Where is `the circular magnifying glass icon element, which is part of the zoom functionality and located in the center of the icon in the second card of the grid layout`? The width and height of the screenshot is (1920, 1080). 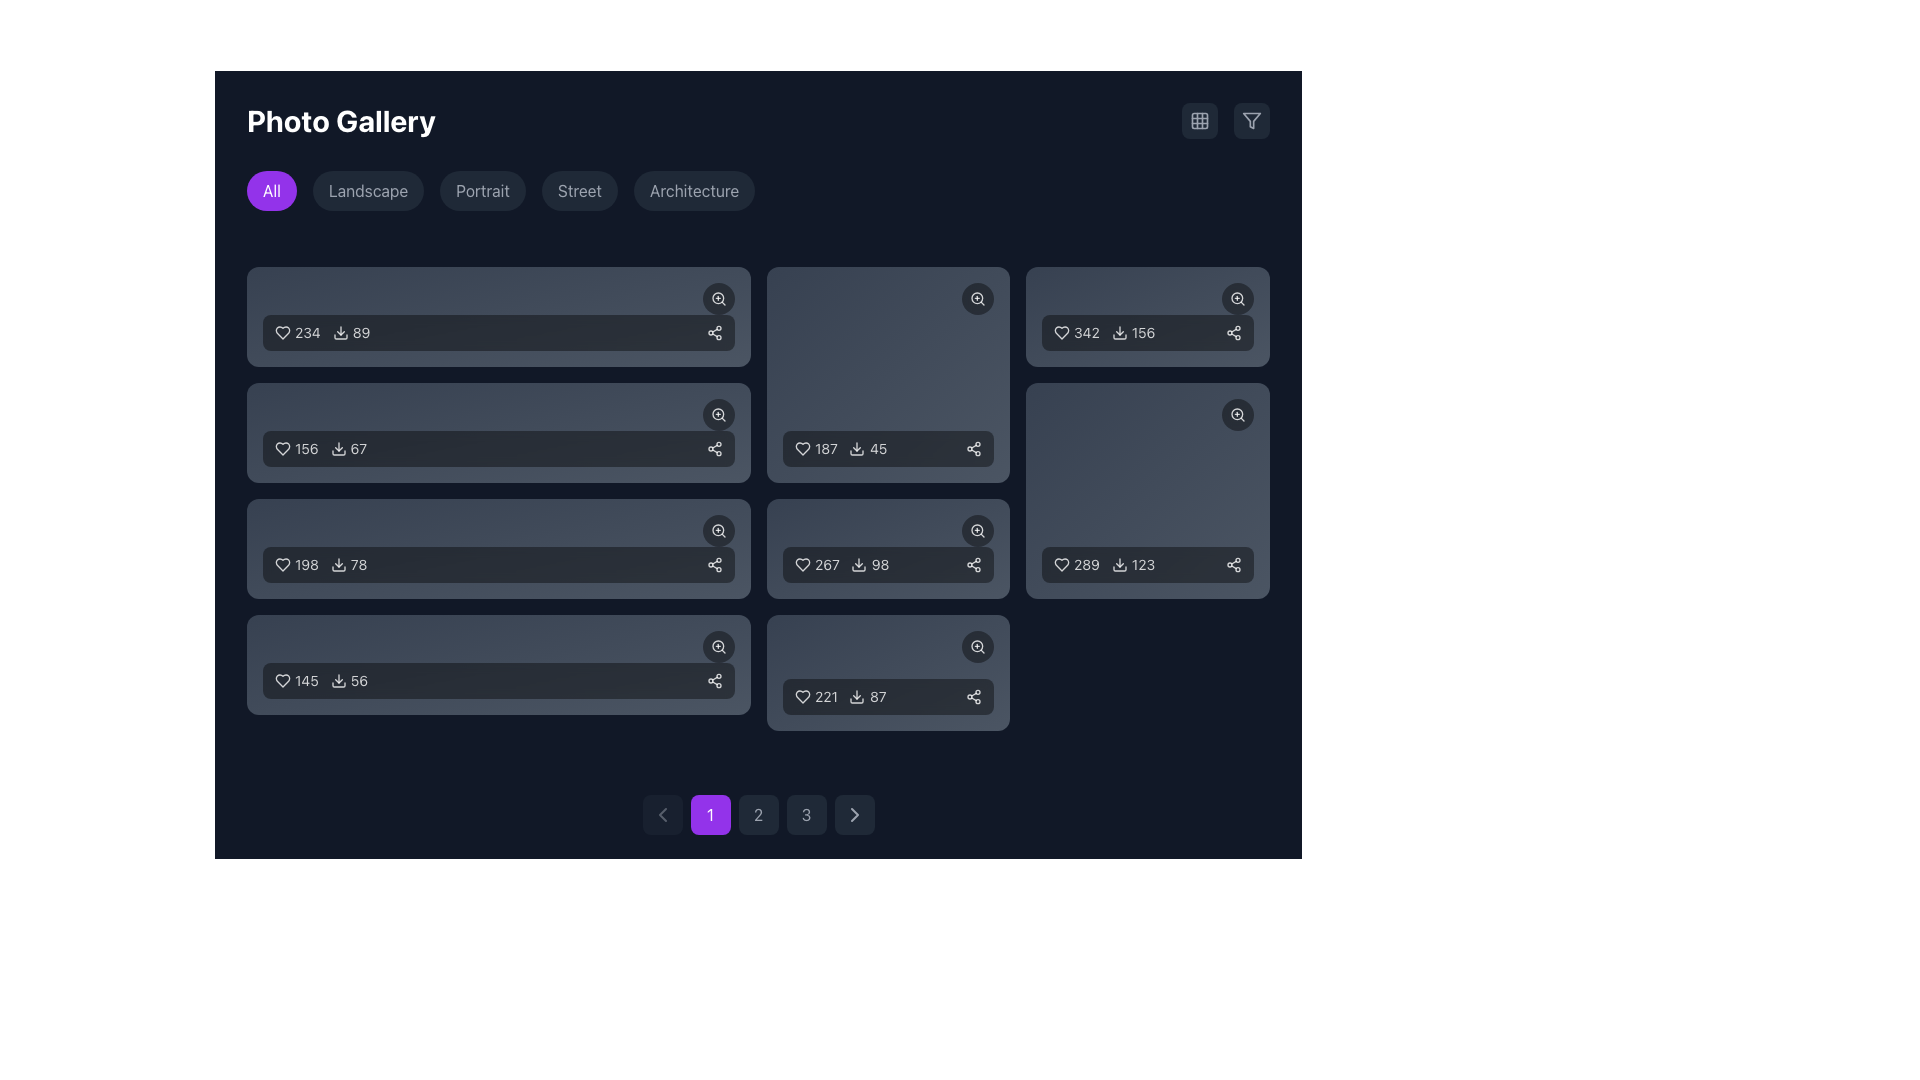 the circular magnifying glass icon element, which is part of the zoom functionality and located in the center of the icon in the second card of the grid layout is located at coordinates (717, 413).